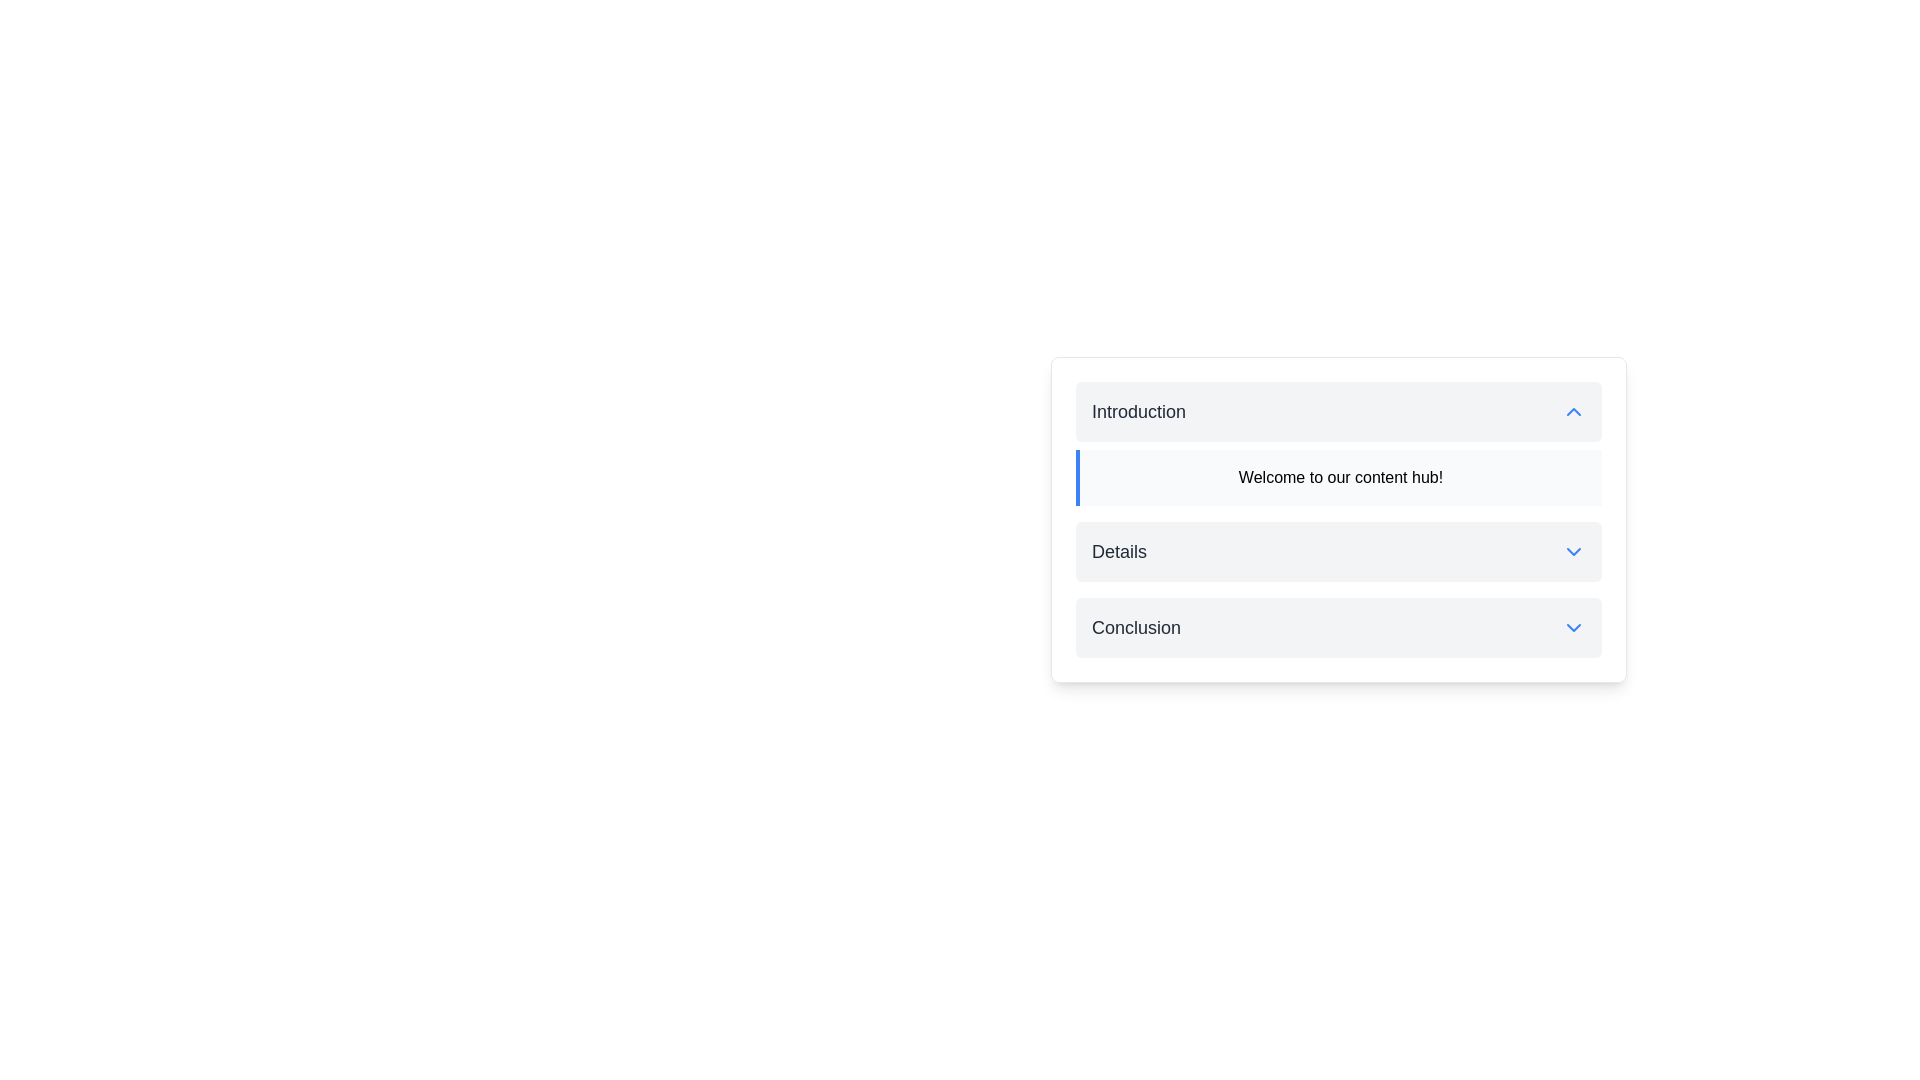  What do you see at coordinates (1573, 411) in the screenshot?
I see `the SVG Icon located at the far-right side of the 'Introduction' header section` at bounding box center [1573, 411].